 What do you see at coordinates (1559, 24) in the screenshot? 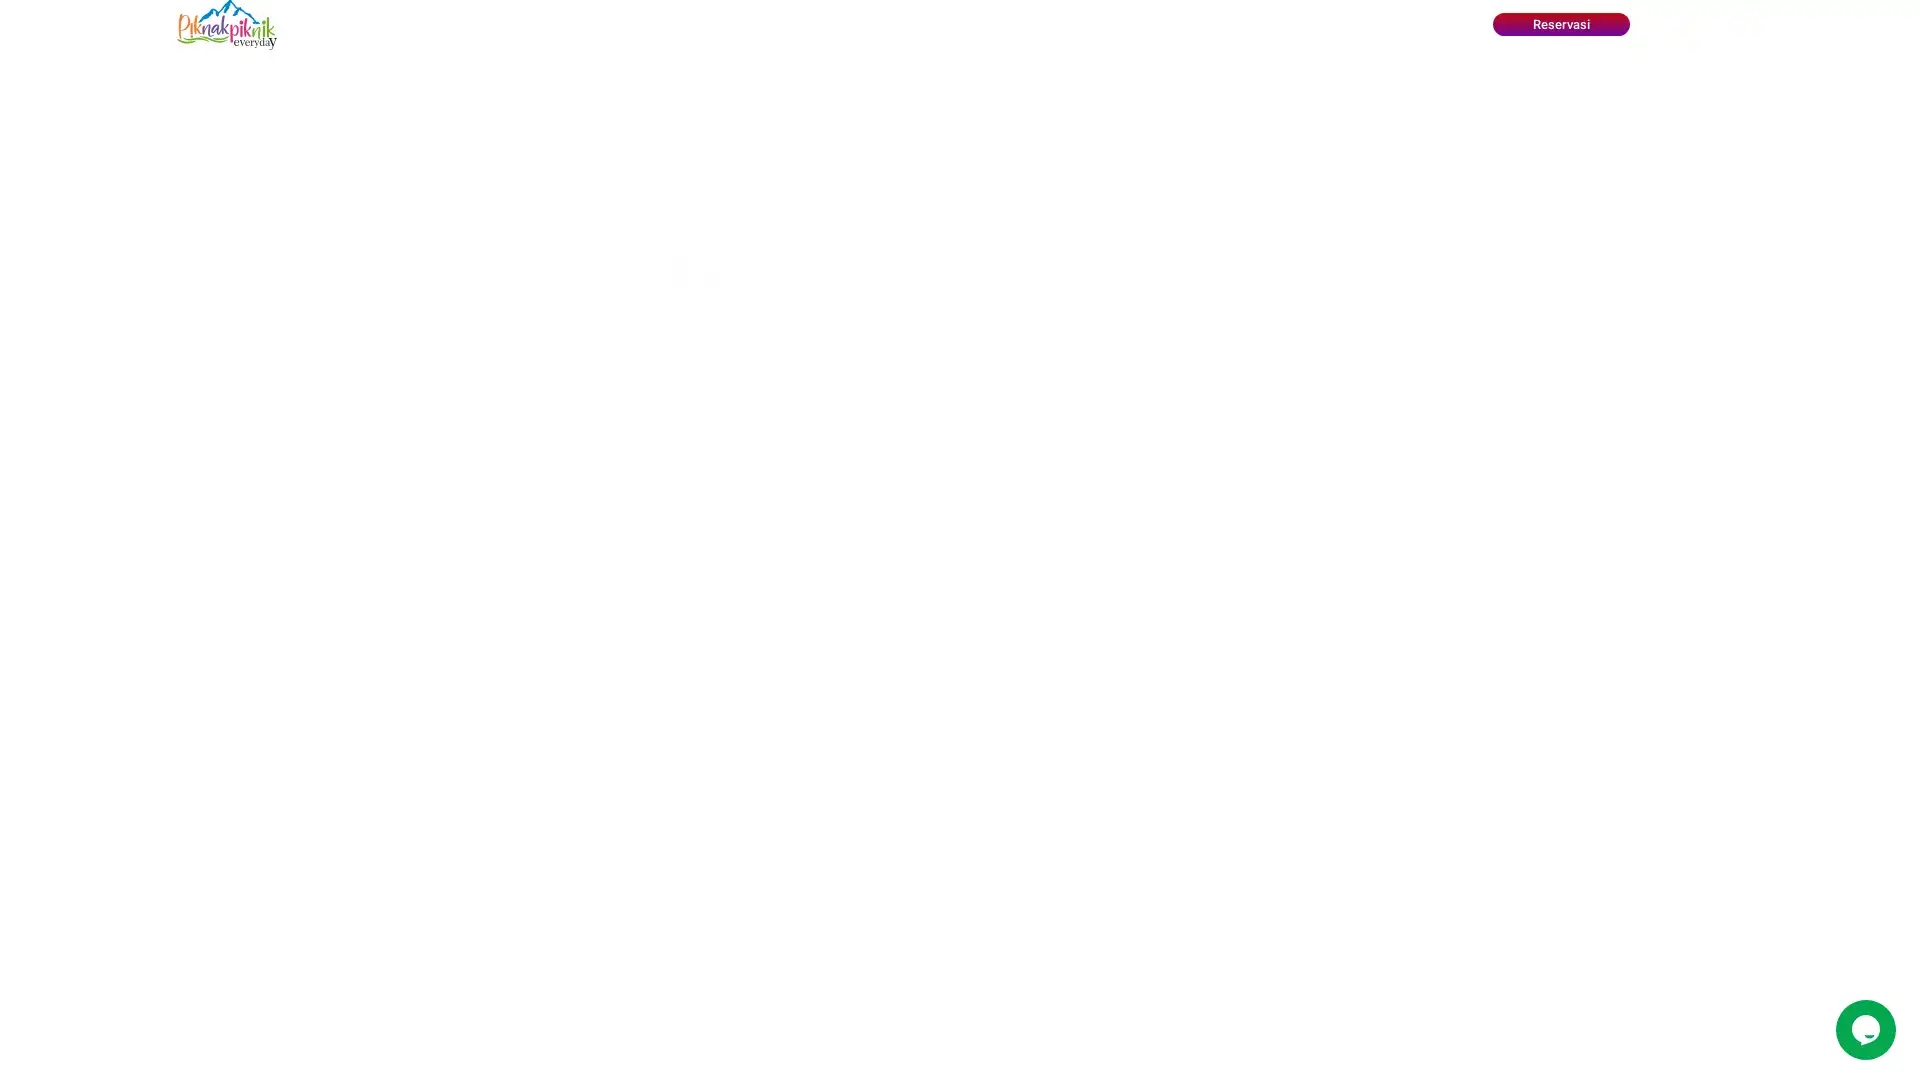
I see `Reservasi` at bounding box center [1559, 24].